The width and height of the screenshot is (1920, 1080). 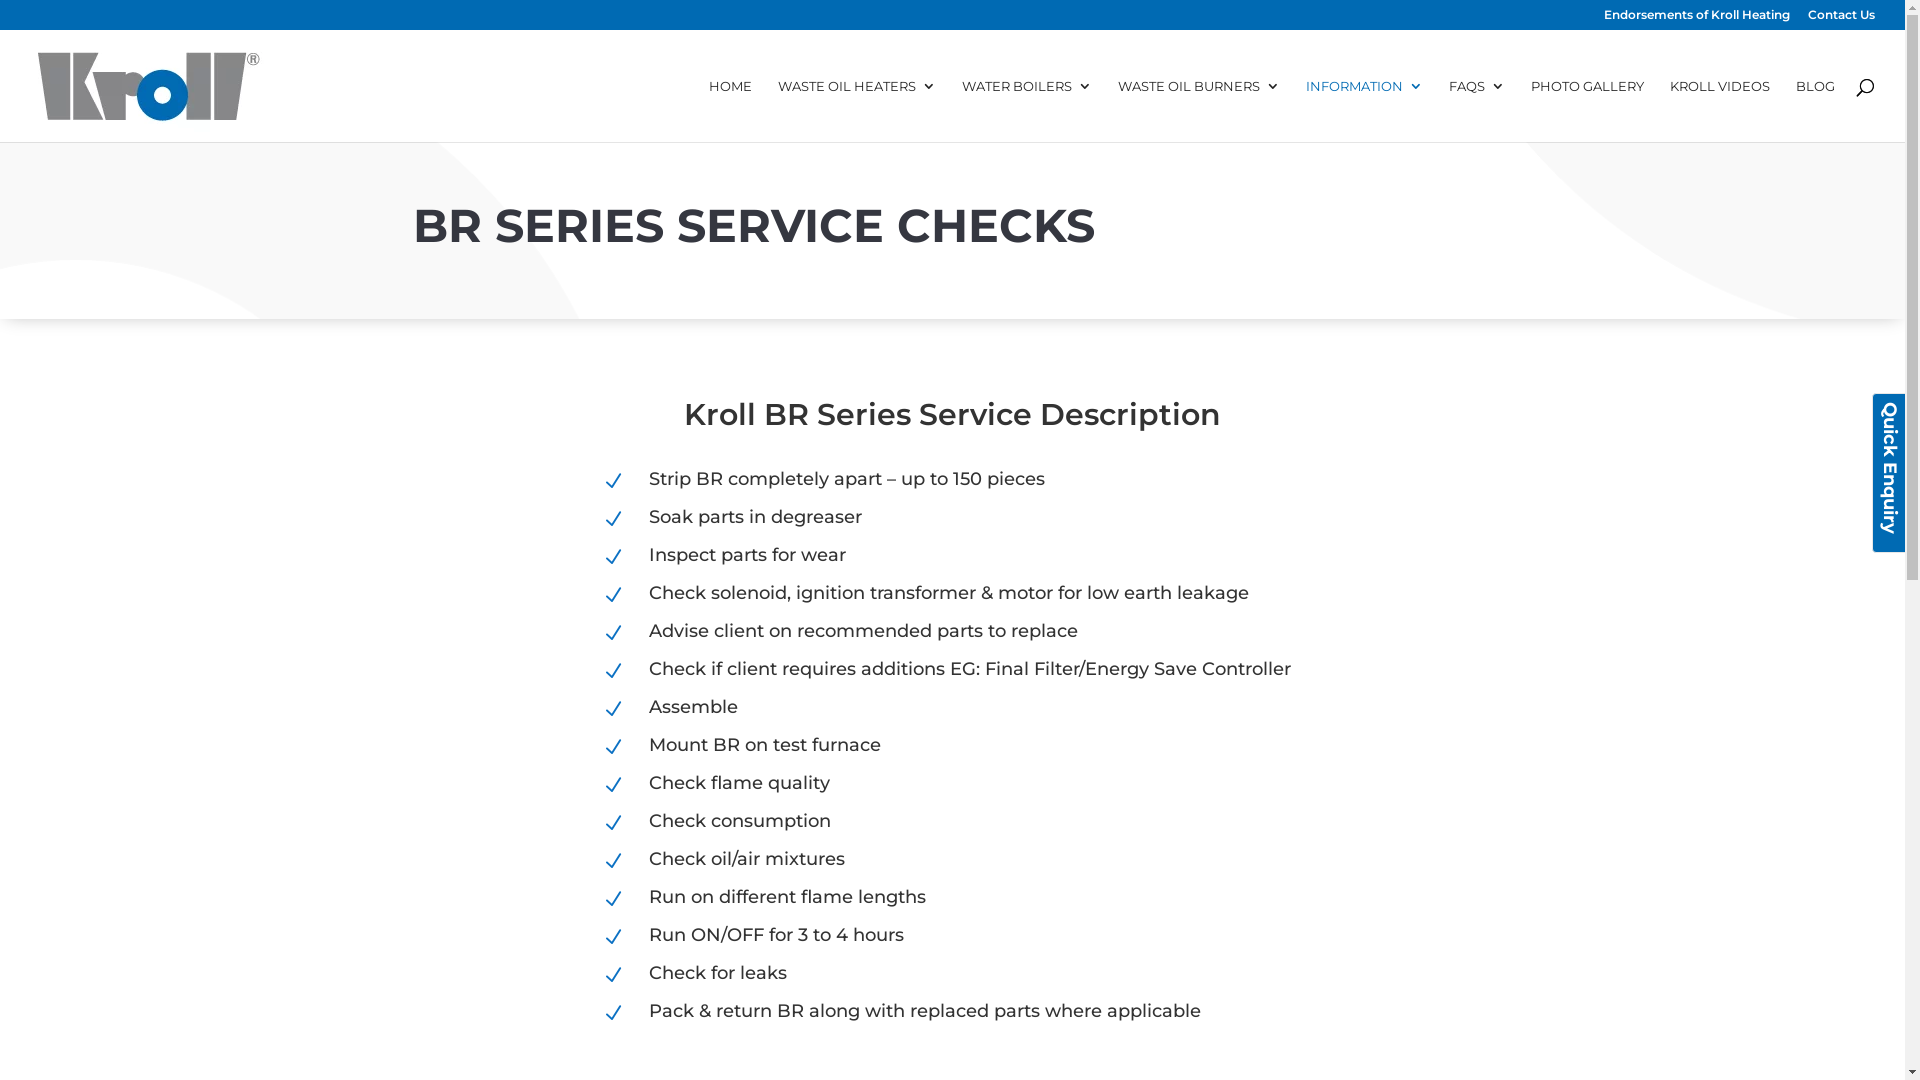 I want to click on 'Contact Us', so click(x=1808, y=19).